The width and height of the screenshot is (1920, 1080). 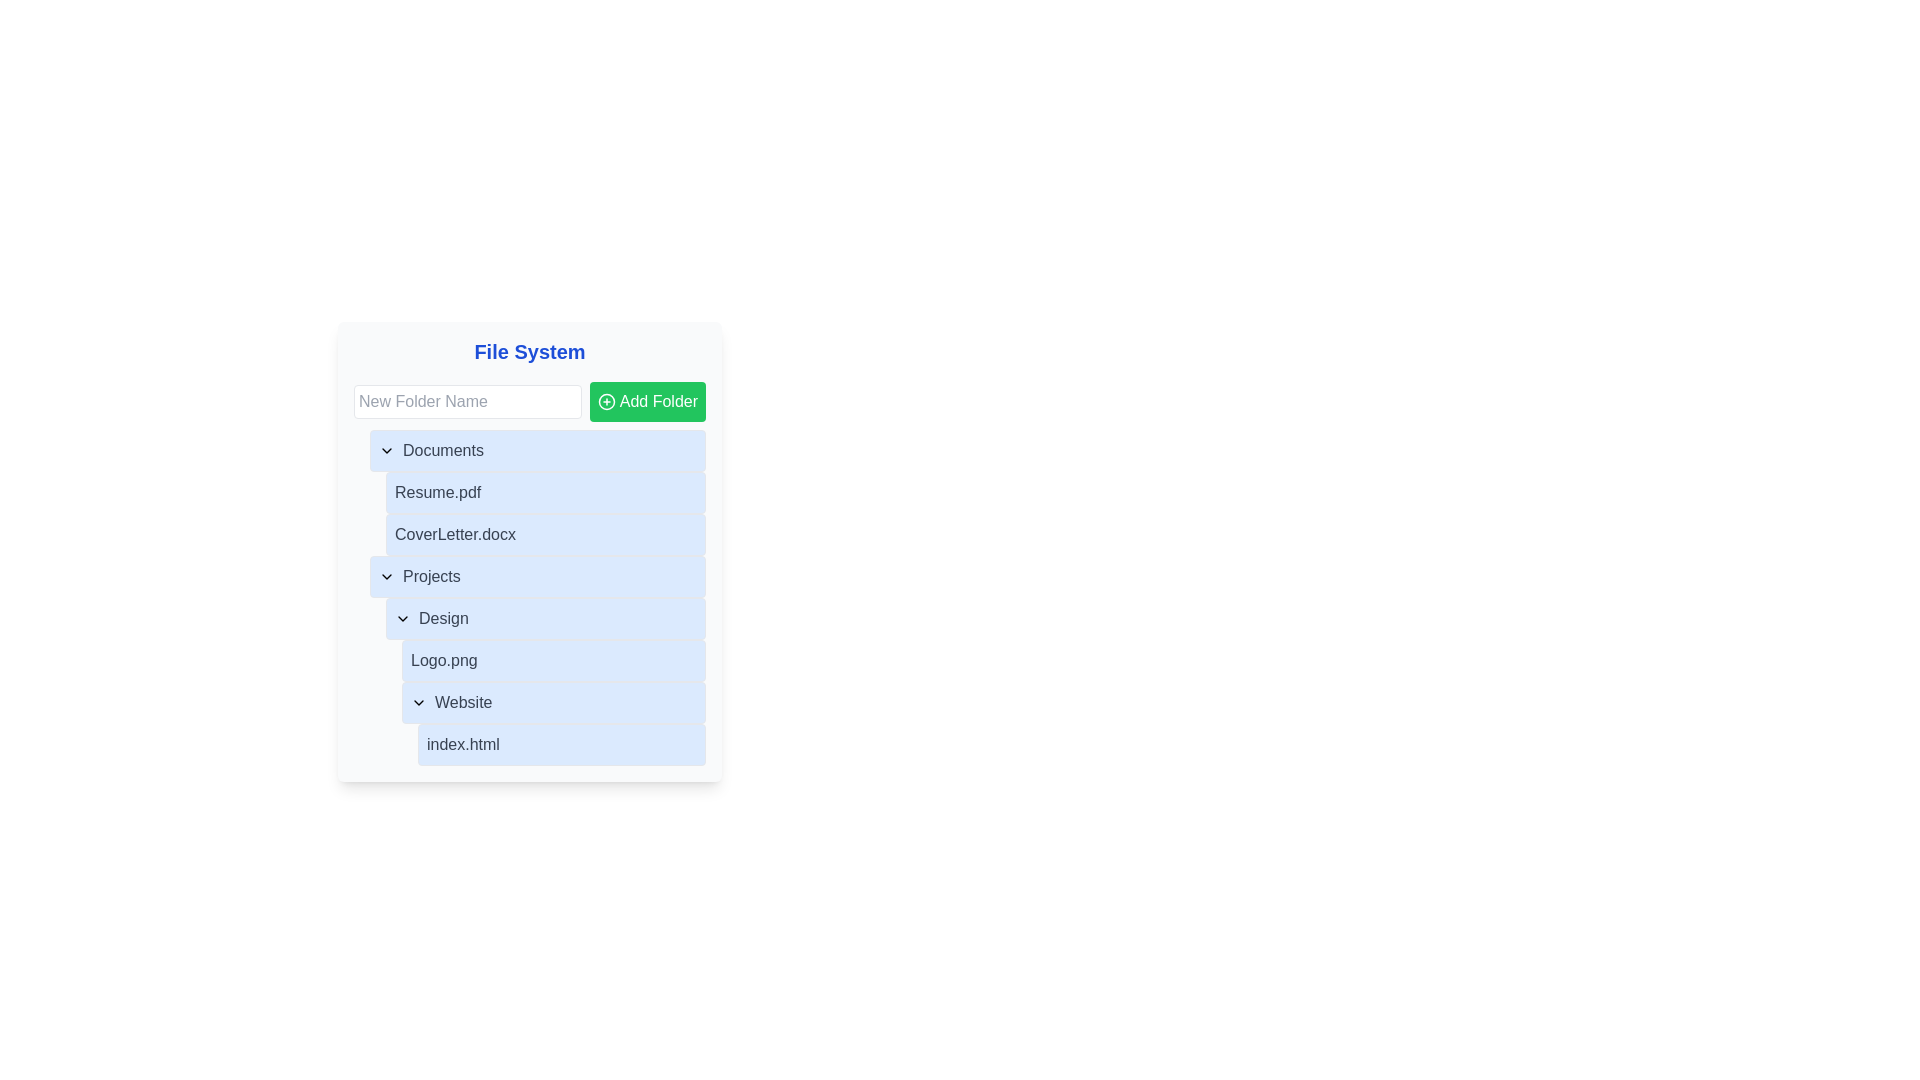 What do you see at coordinates (442, 617) in the screenshot?
I see `to select the 'Design' folder within the collapsible list under the 'Projects' section` at bounding box center [442, 617].